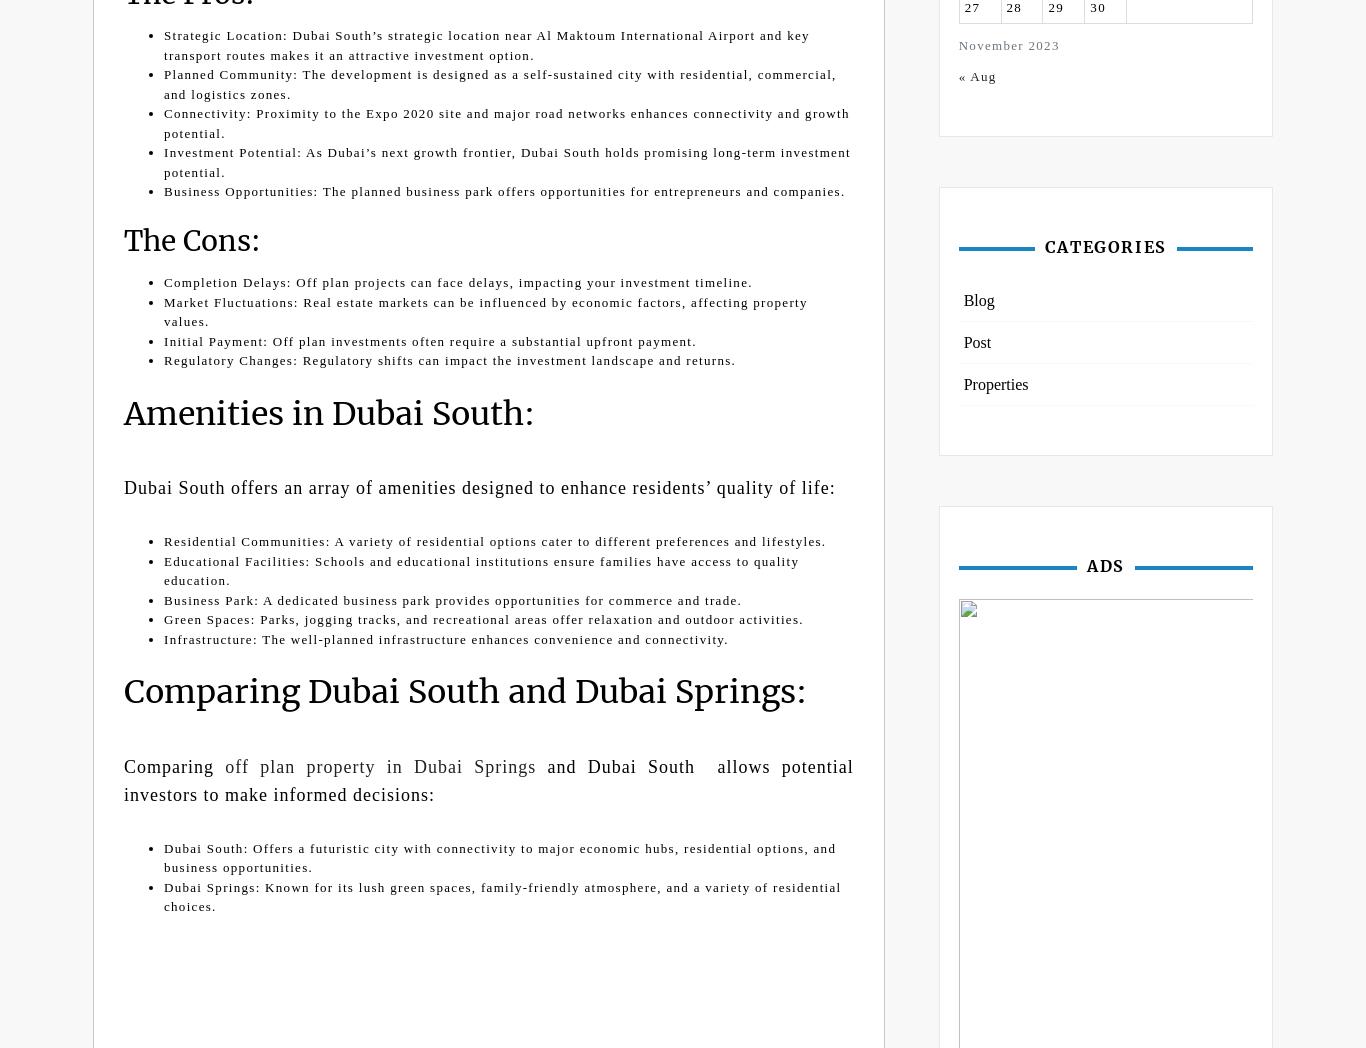  Describe the element at coordinates (483, 618) in the screenshot. I see `'Green Spaces: Parks, jogging tracks, and recreational areas offer relaxation and outdoor activities.'` at that location.